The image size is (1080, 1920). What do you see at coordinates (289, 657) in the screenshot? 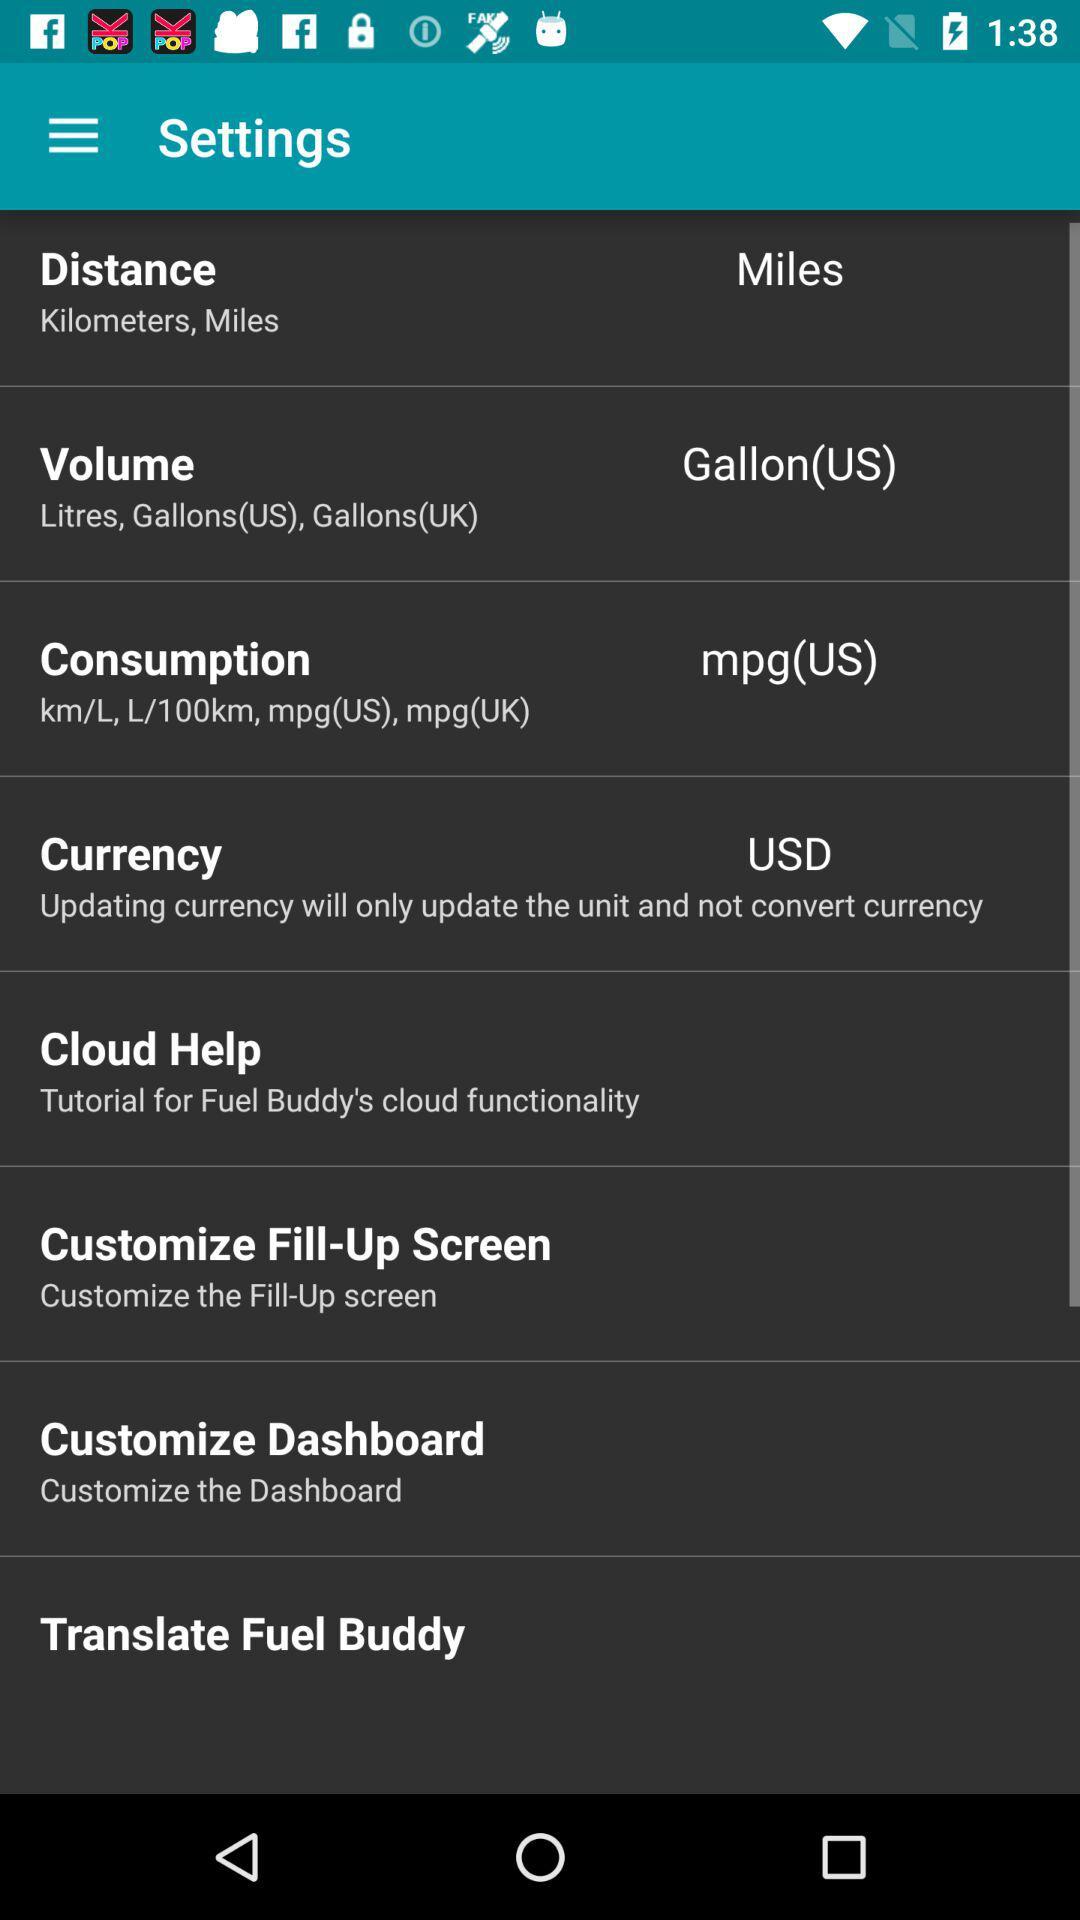
I see `the consumption` at bounding box center [289, 657].